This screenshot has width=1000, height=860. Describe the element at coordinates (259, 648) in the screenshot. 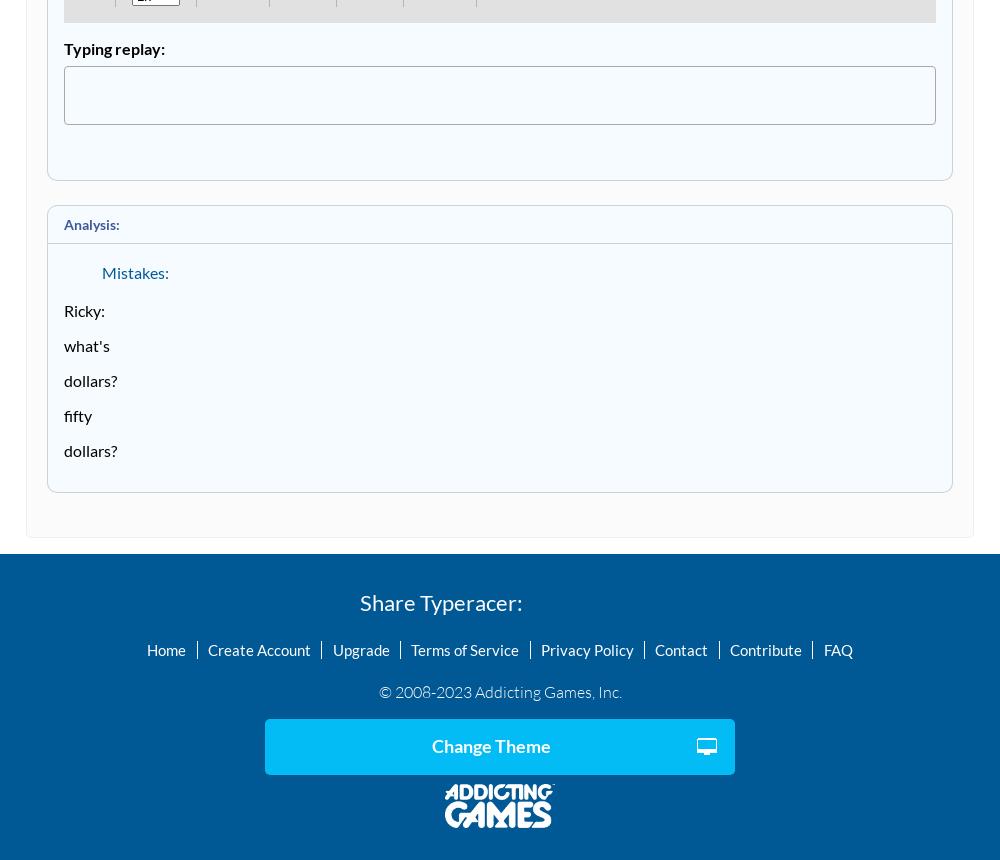

I see `'Create Account'` at that location.